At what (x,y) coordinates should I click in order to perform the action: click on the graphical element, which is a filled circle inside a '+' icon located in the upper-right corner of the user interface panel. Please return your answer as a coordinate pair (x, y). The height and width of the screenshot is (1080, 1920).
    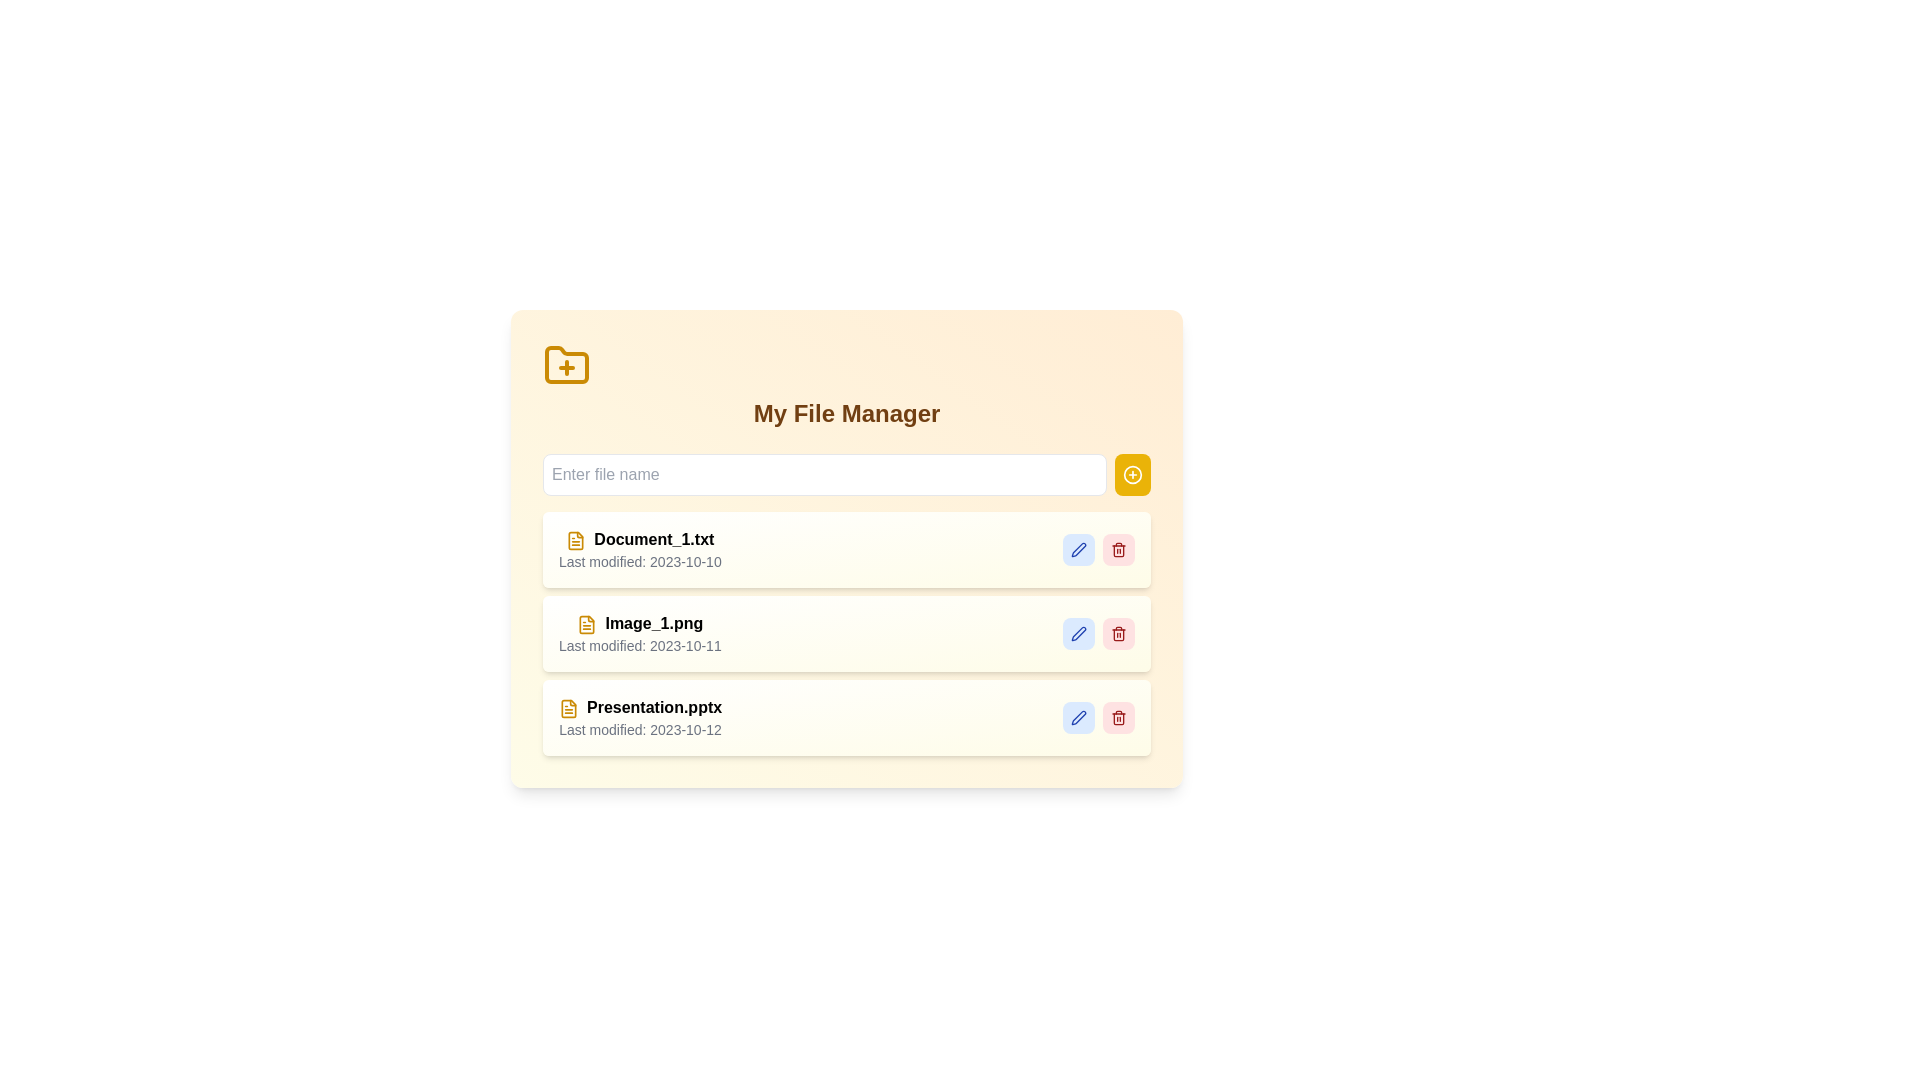
    Looking at the image, I should click on (1132, 474).